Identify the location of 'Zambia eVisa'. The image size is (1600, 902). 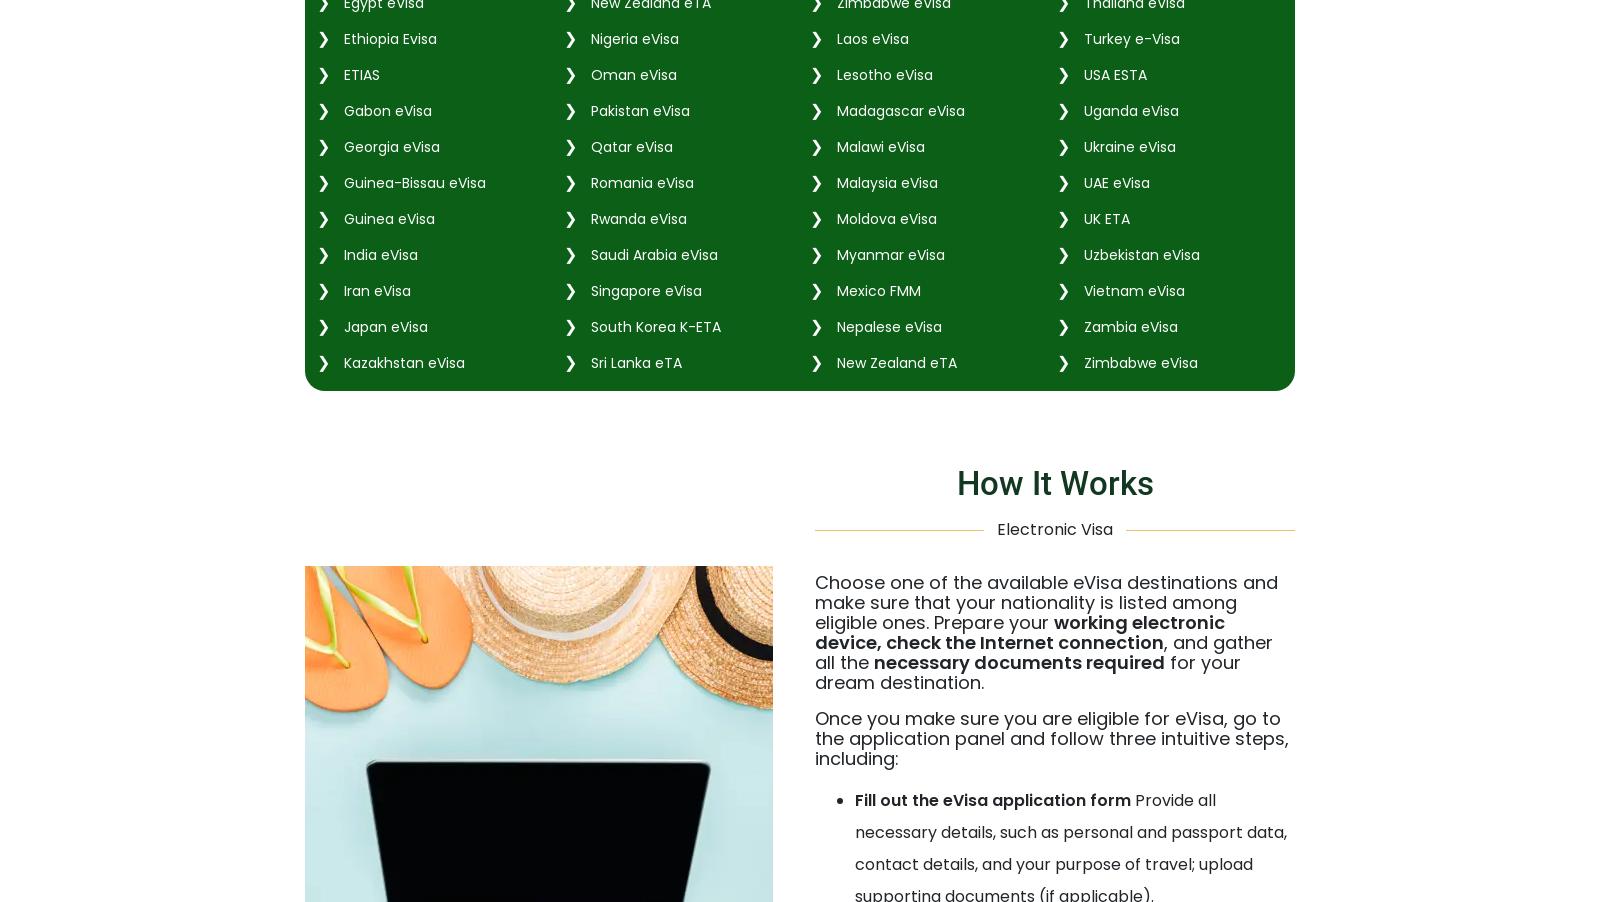
(1128, 324).